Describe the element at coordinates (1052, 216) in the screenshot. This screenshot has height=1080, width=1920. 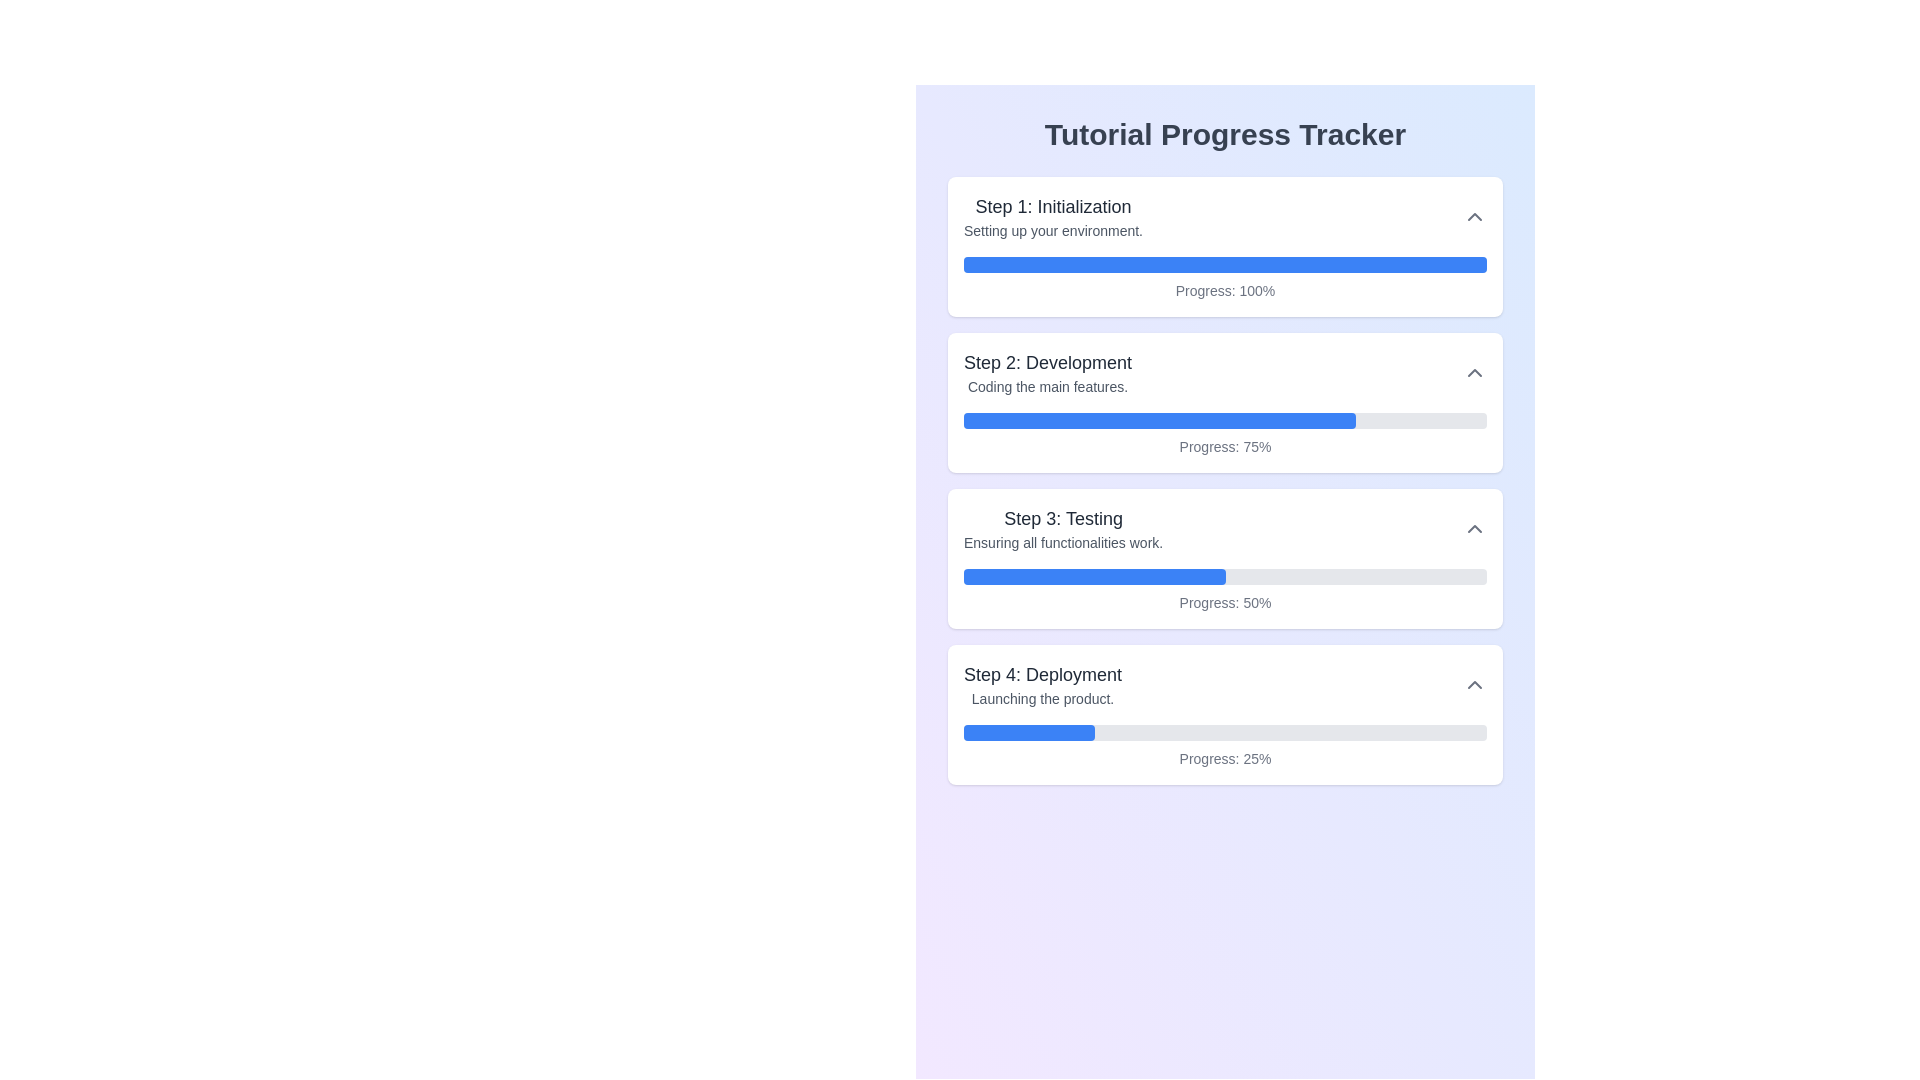
I see `the Descriptive header titled 'Step 1: Initialization' for accessibility purposes` at that location.